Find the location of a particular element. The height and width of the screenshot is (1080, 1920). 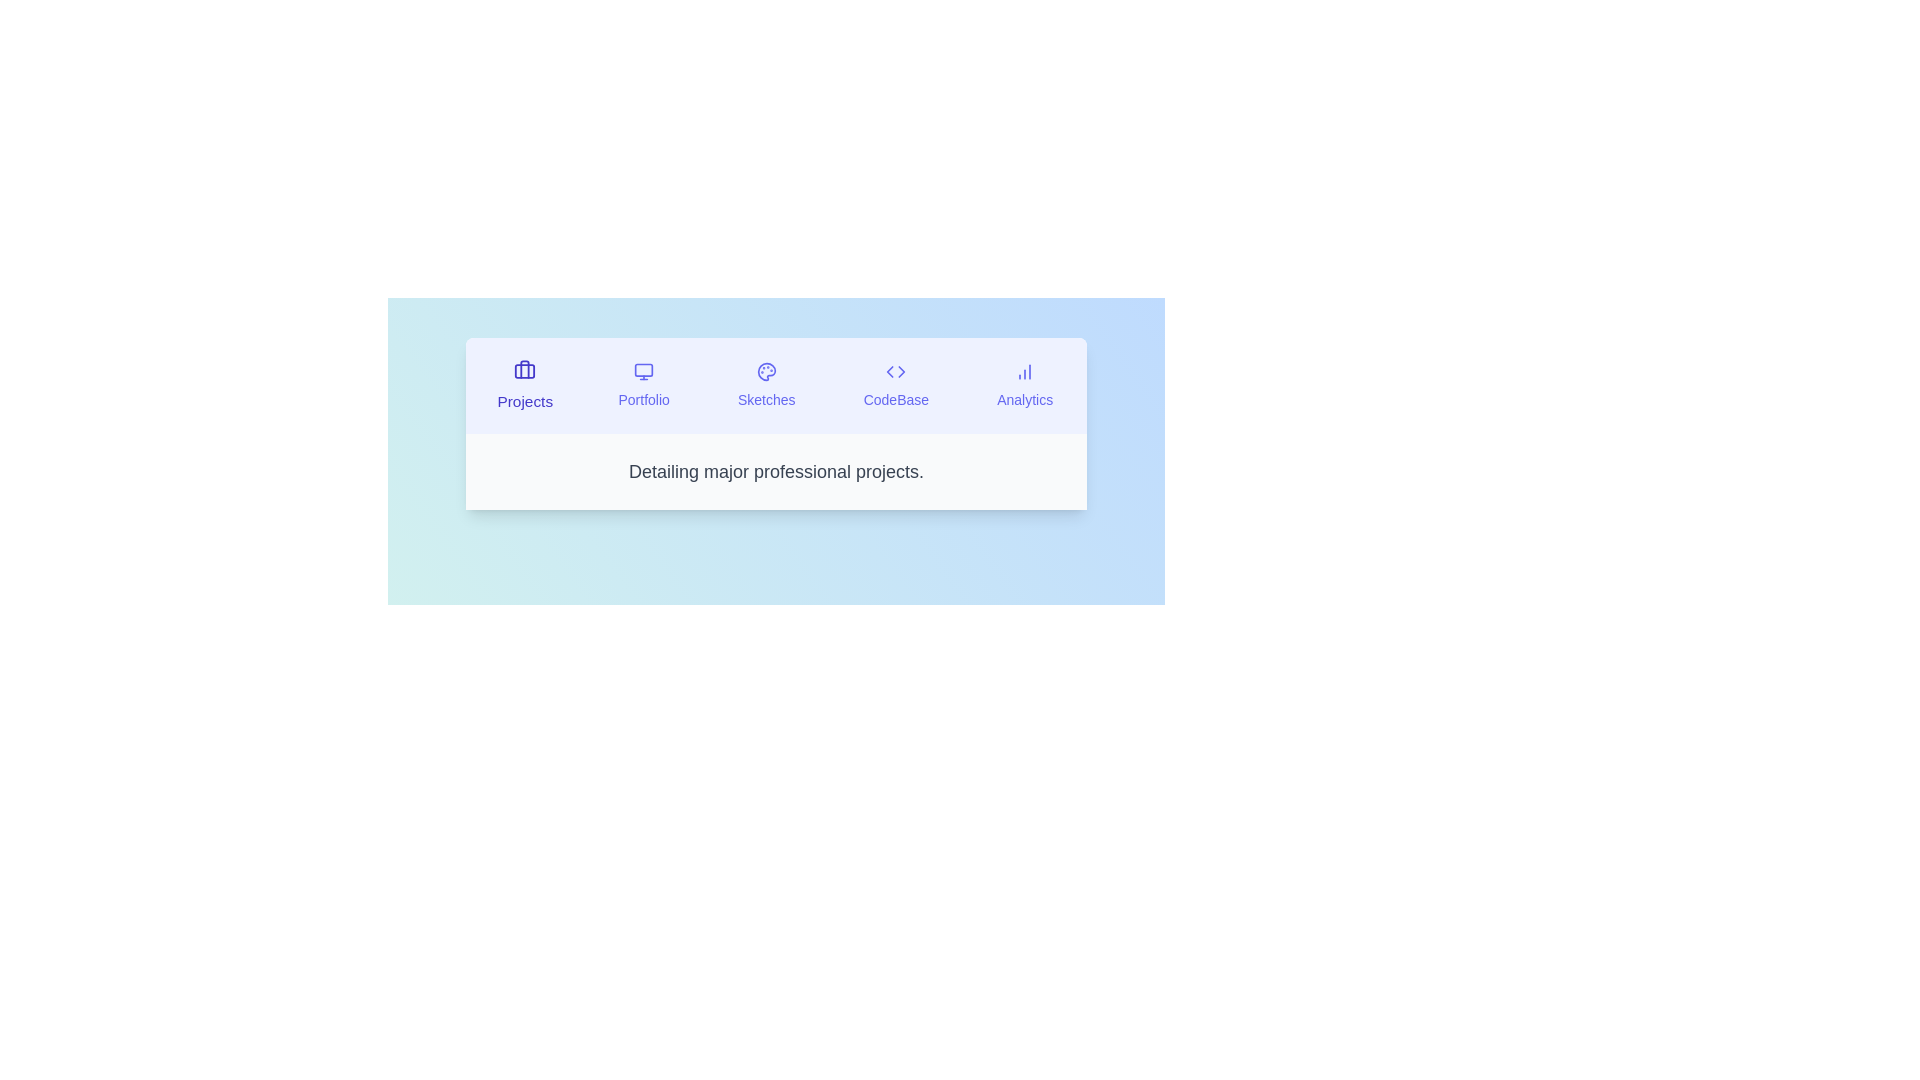

the tab labeled CodeBase to observe visual changes is located at coordinates (895, 385).